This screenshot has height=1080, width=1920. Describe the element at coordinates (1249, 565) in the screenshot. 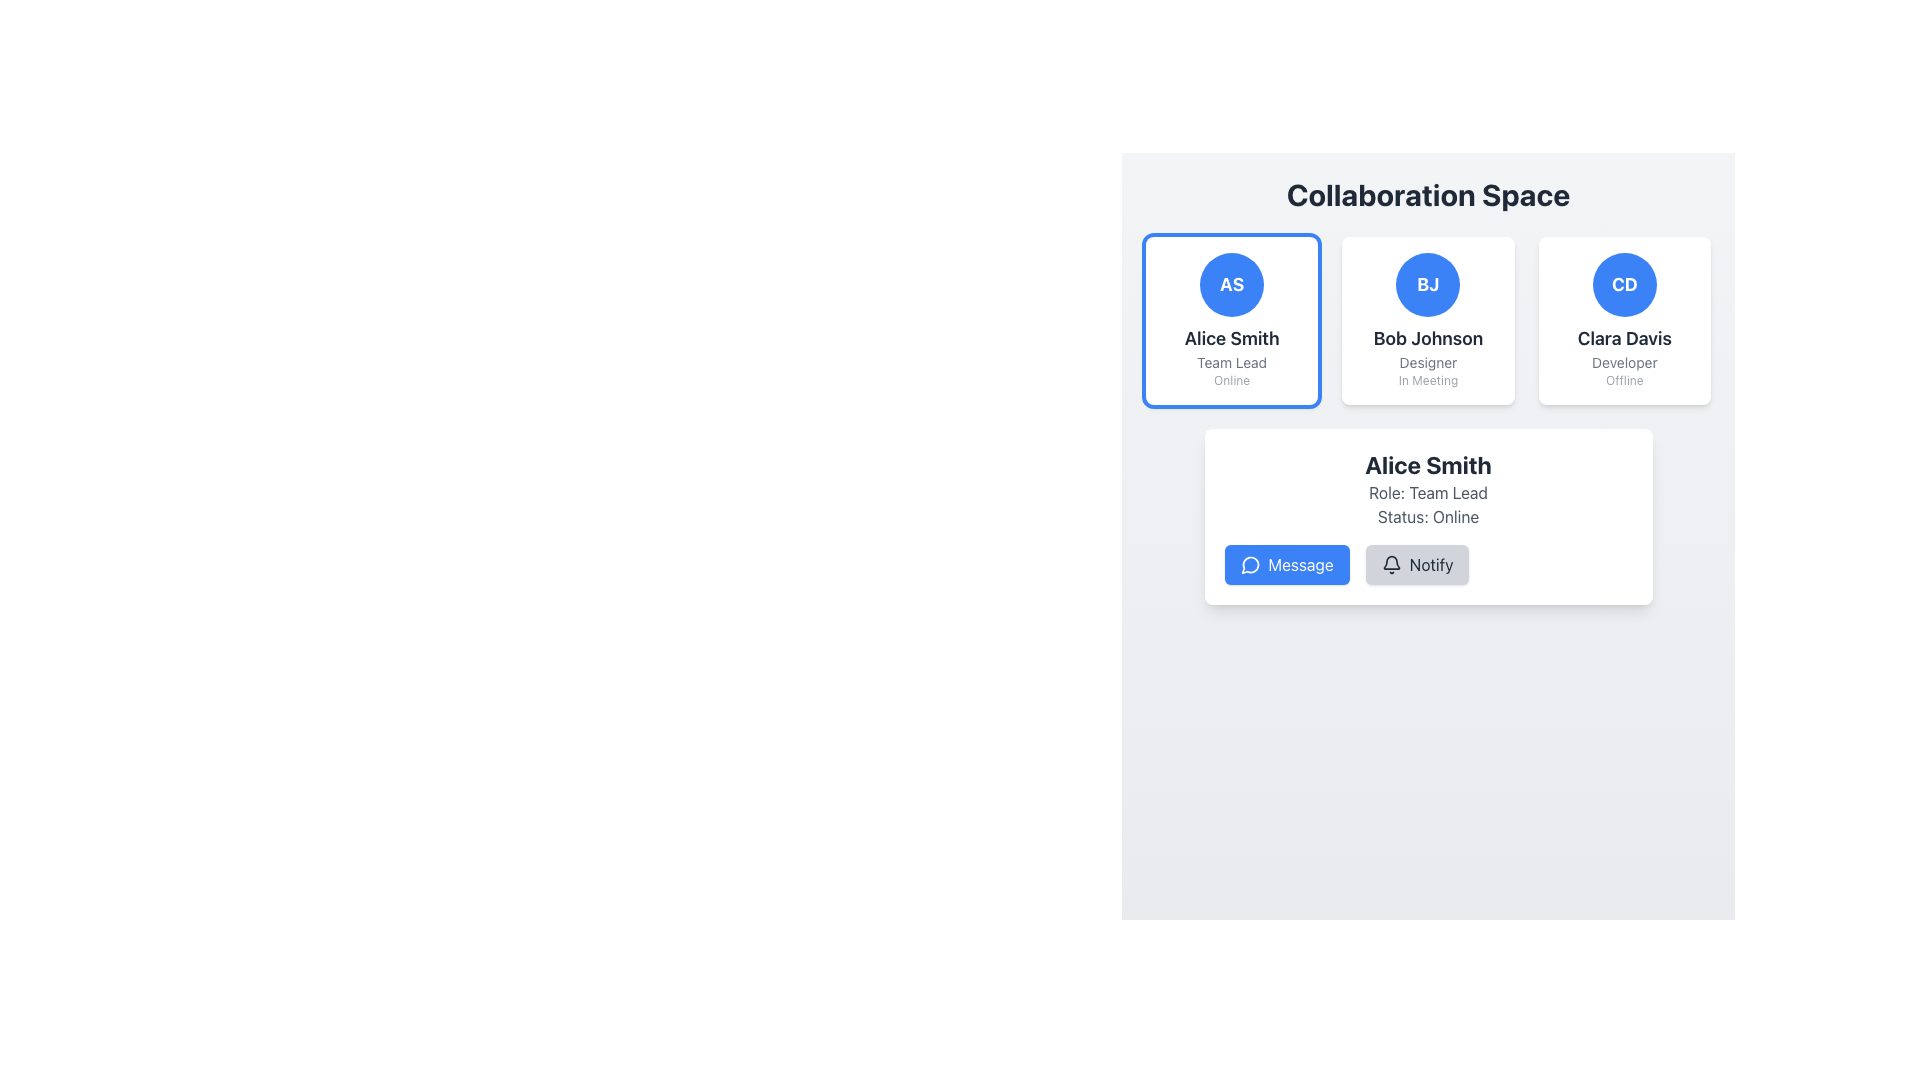

I see `the speech bubble icon within the Message button located below the user details section` at that location.